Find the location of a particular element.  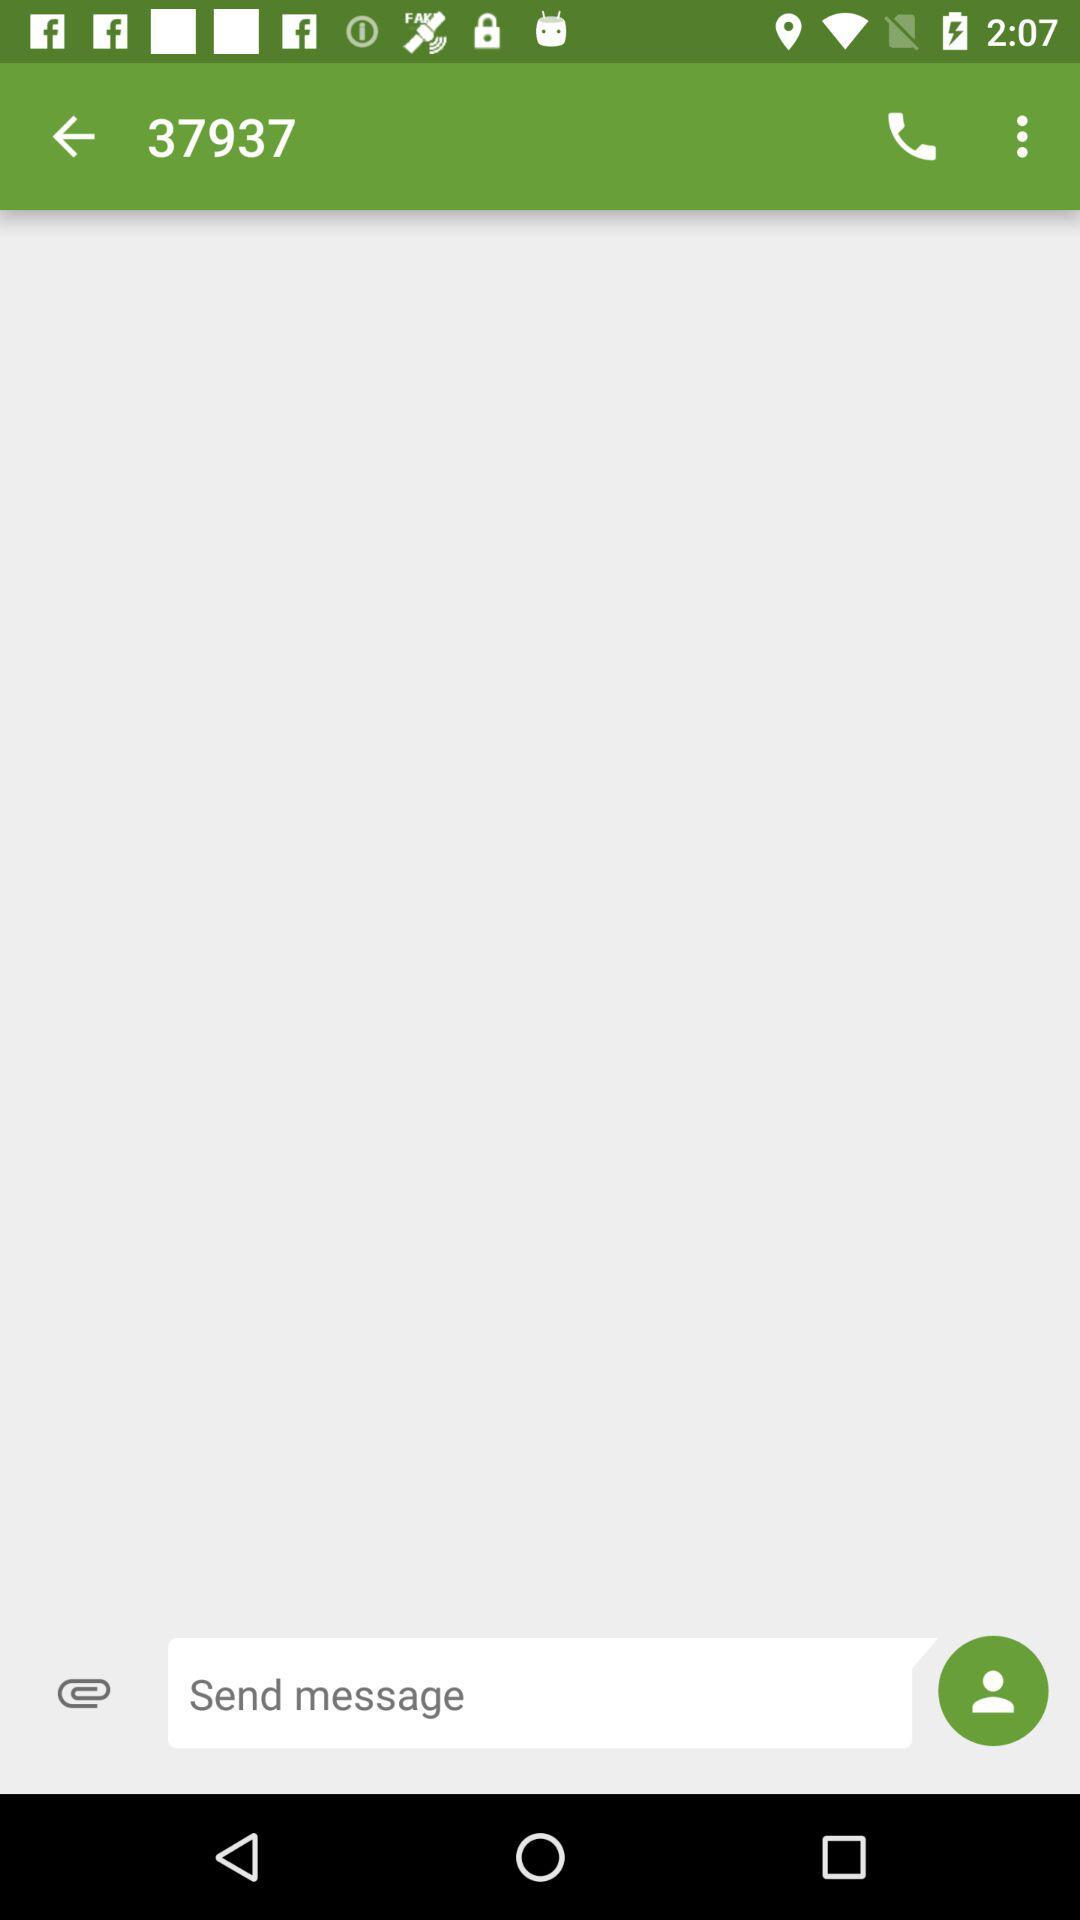

item at the bottom right corner is located at coordinates (993, 1689).